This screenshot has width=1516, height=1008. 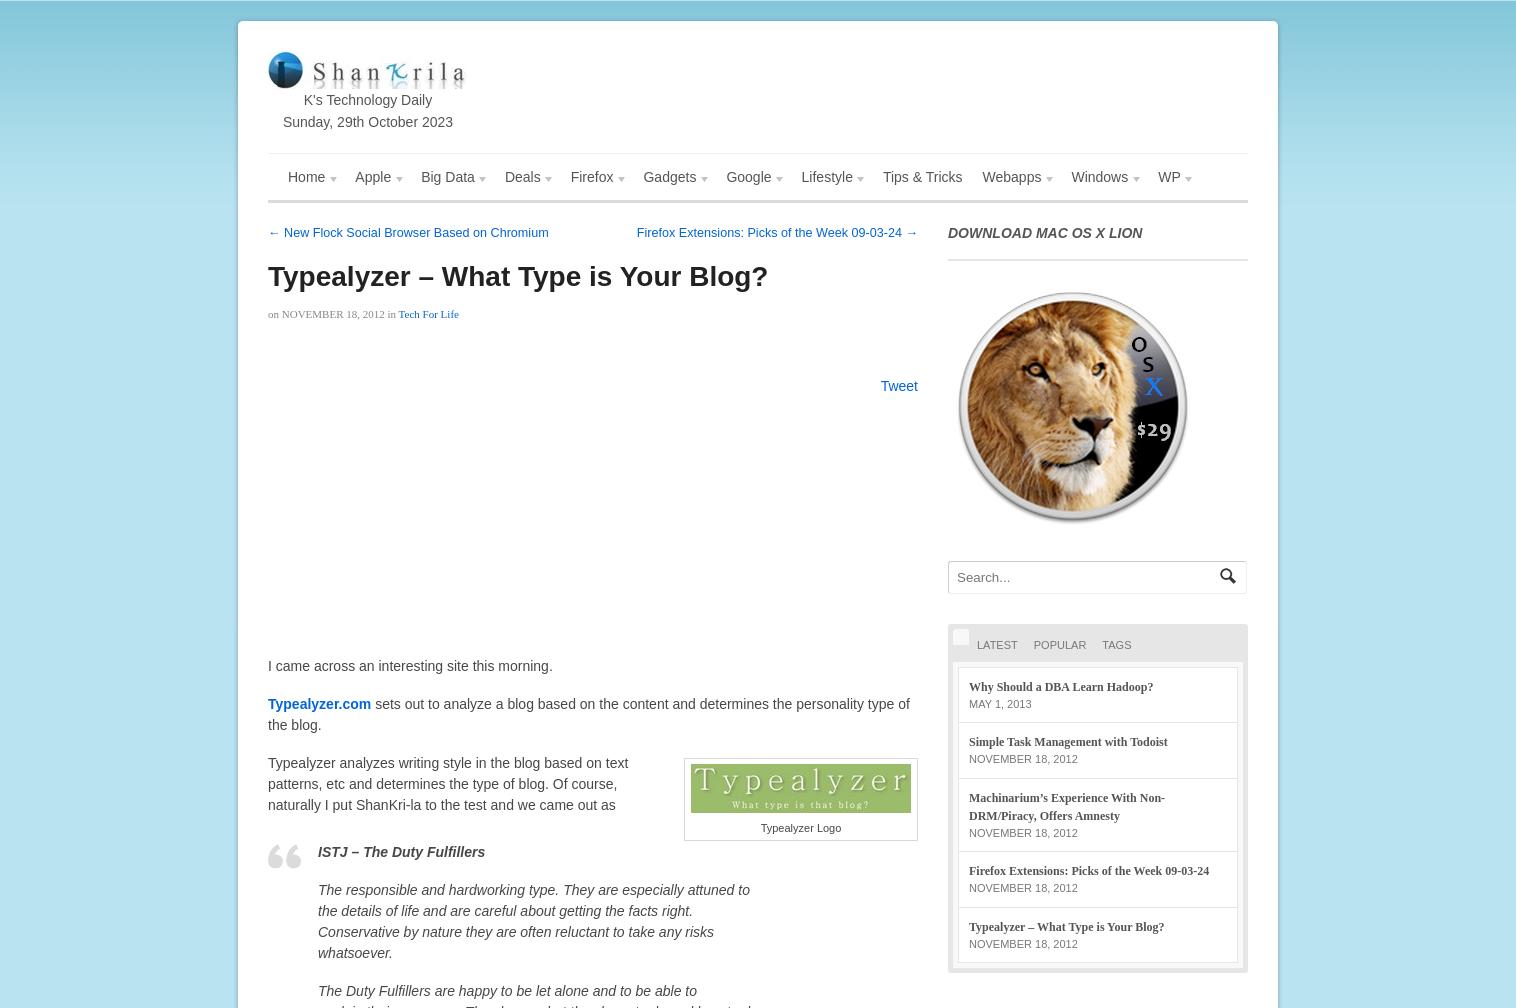 What do you see at coordinates (800, 177) in the screenshot?
I see `'Lifestyle'` at bounding box center [800, 177].